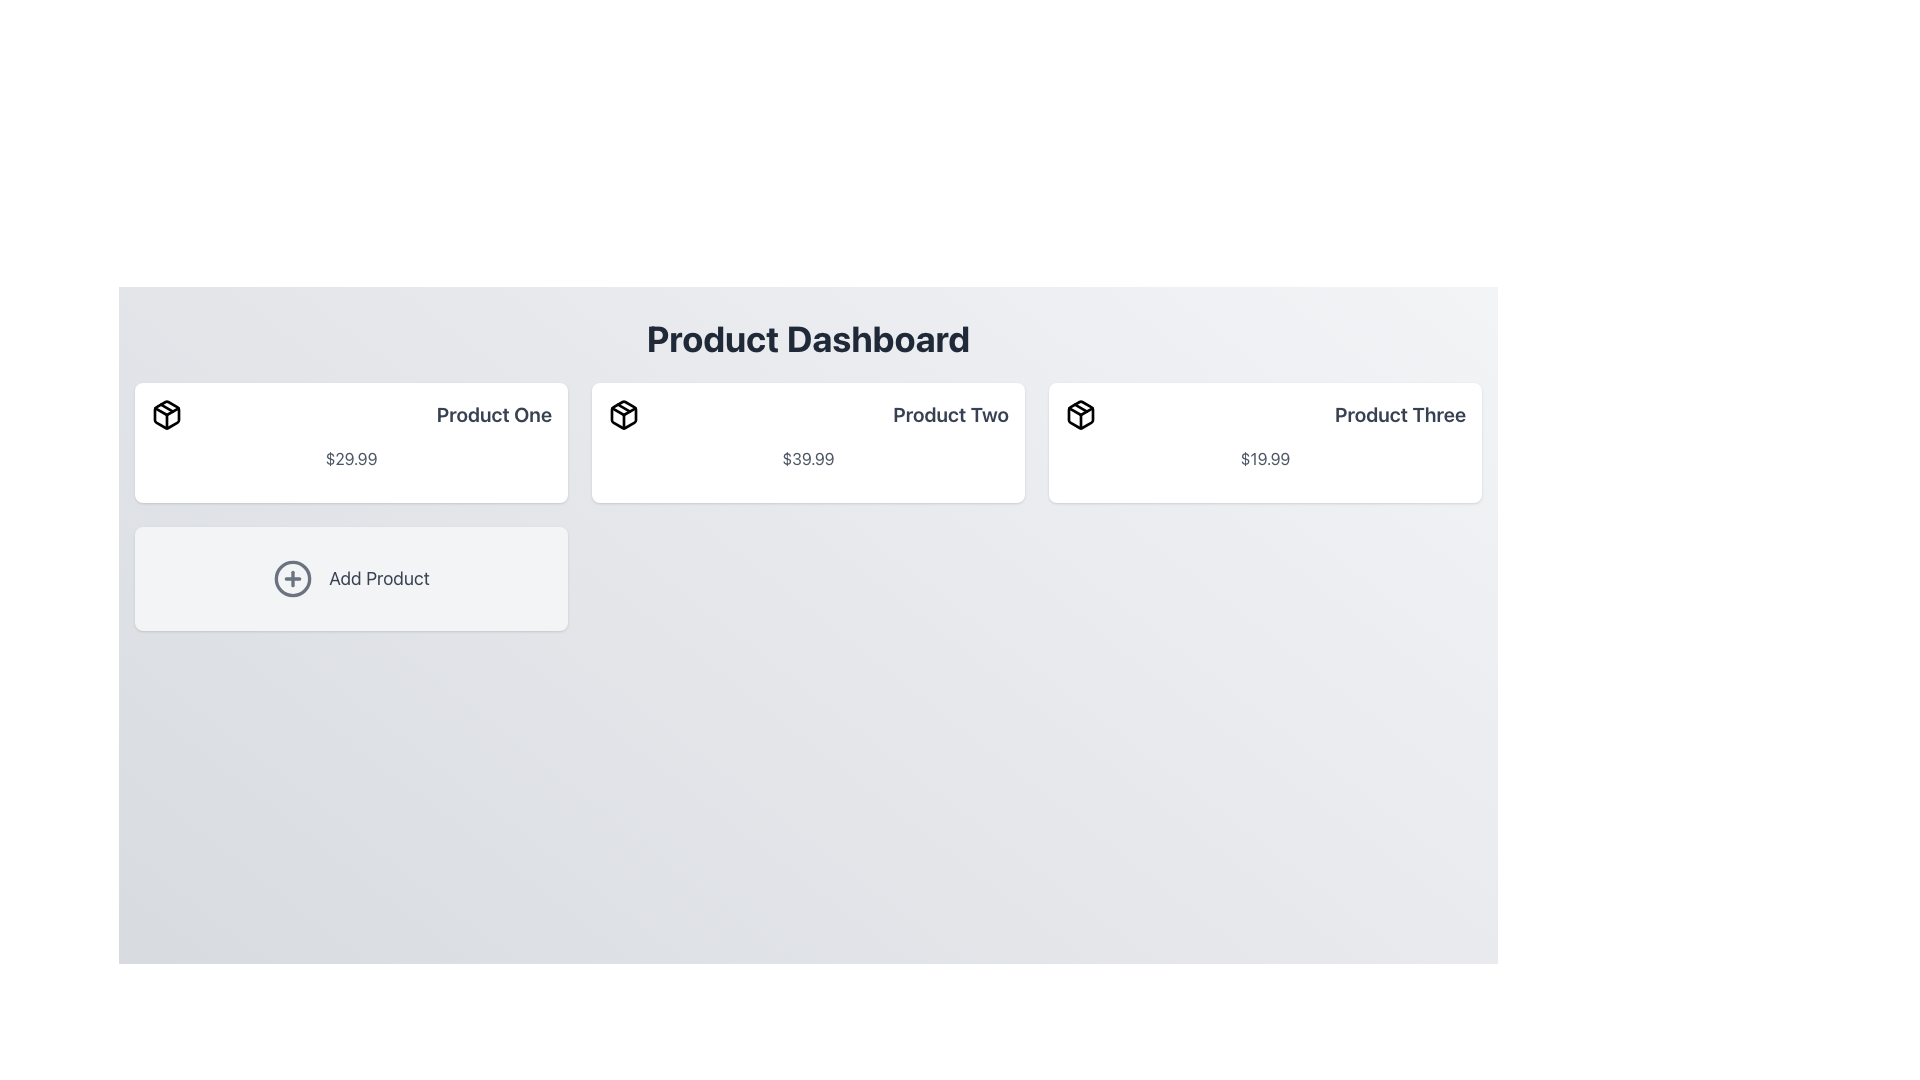  What do you see at coordinates (949, 414) in the screenshot?
I see `the Text Label that serves as the title of the second product in the layout, which is centrally aligned within its card, positioned between 'Product One' and 'Product Three'` at bounding box center [949, 414].